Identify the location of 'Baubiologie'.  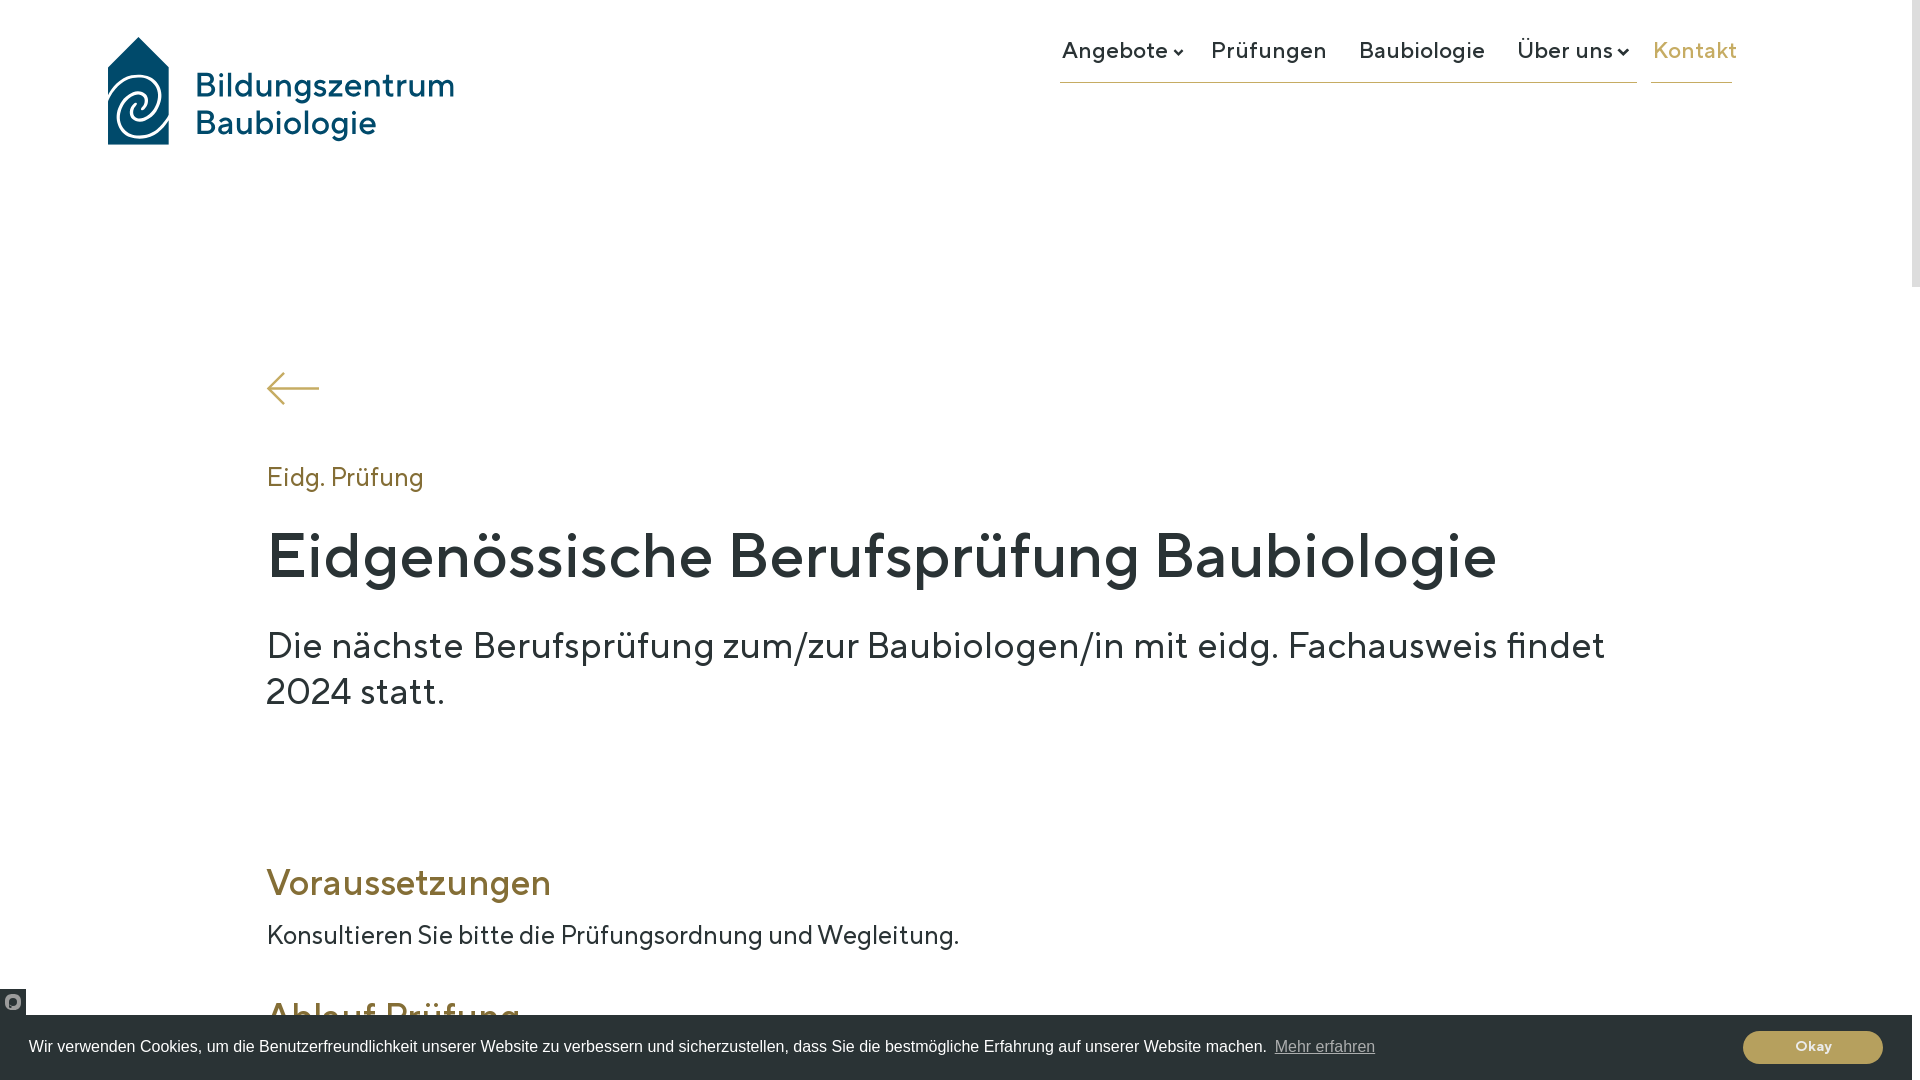
(1420, 49).